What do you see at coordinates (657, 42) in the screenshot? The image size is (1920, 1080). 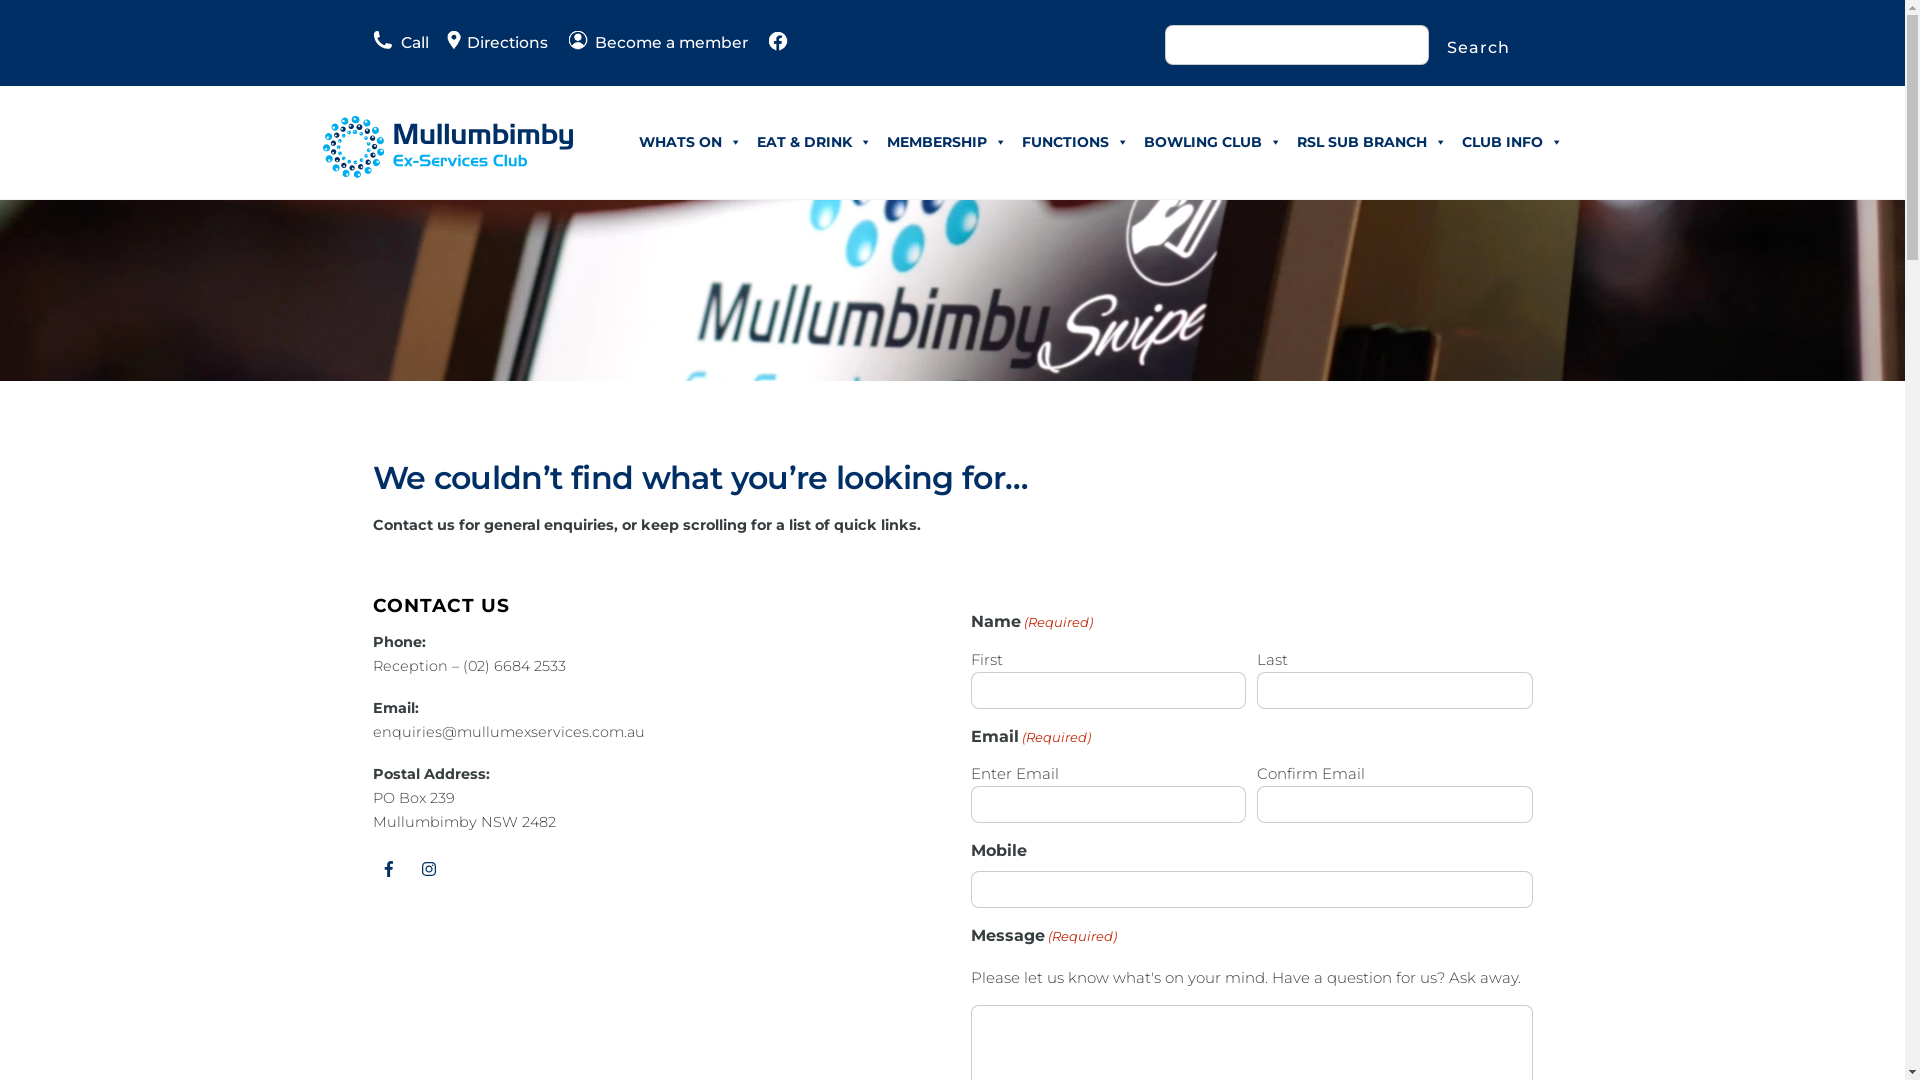 I see `'Become a member'` at bounding box center [657, 42].